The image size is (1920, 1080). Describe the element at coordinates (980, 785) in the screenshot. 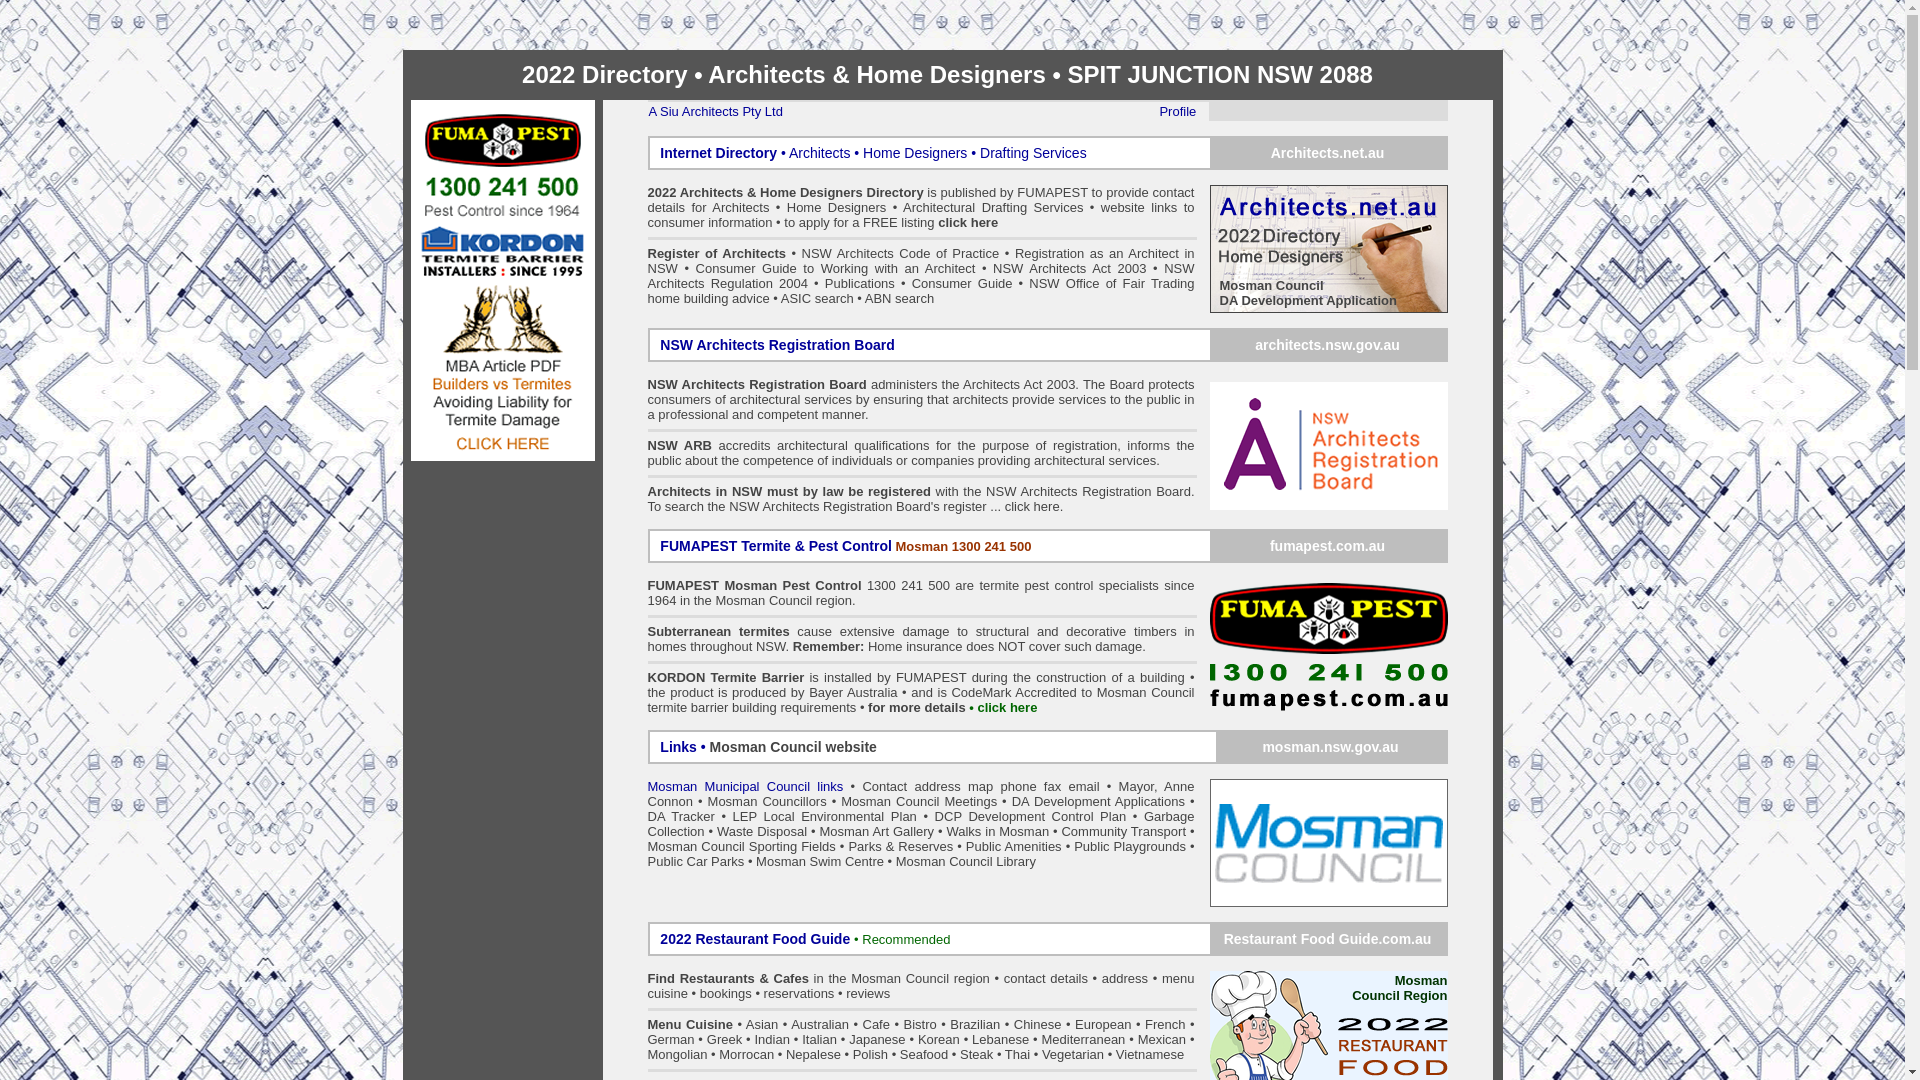

I see `'Contact address map phone fax email'` at that location.